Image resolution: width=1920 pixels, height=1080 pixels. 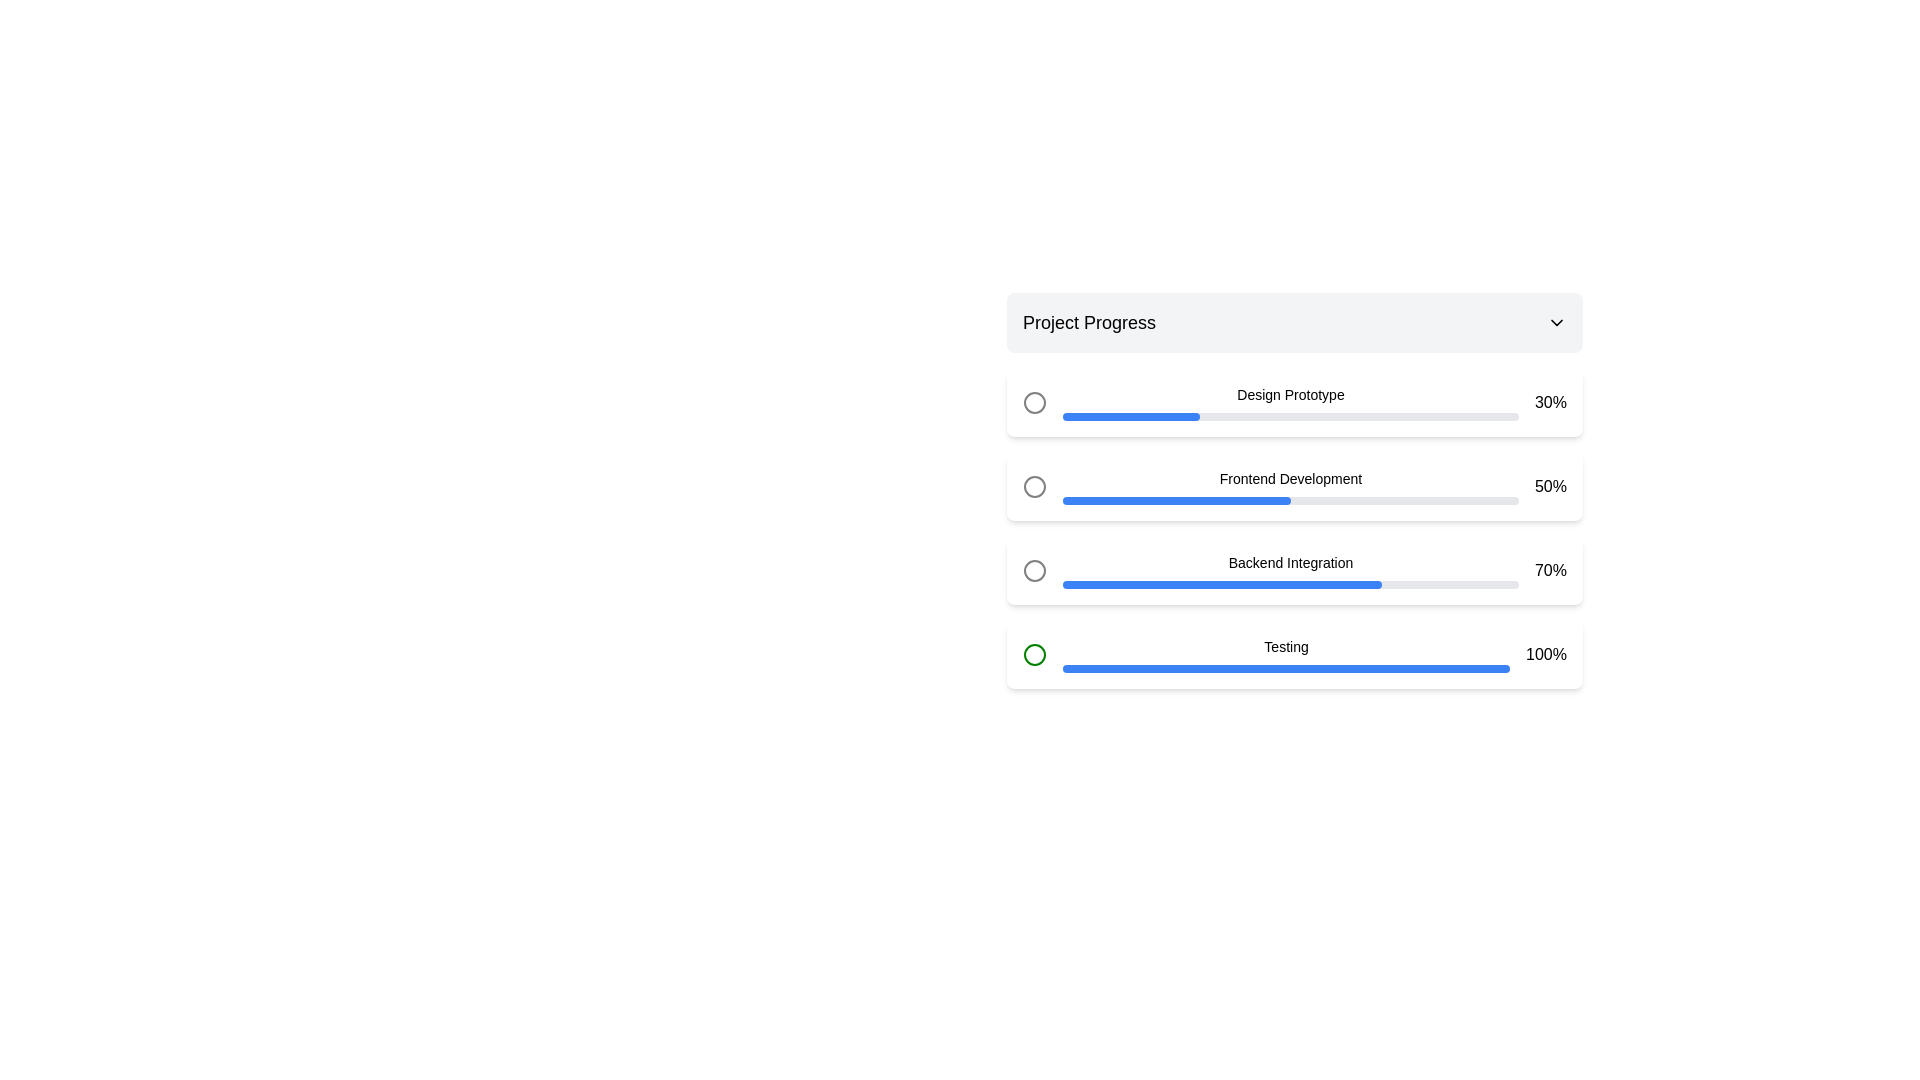 What do you see at coordinates (1088, 322) in the screenshot?
I see `the bold text label displaying 'Project Progress', located at the top-left corner of the card component` at bounding box center [1088, 322].